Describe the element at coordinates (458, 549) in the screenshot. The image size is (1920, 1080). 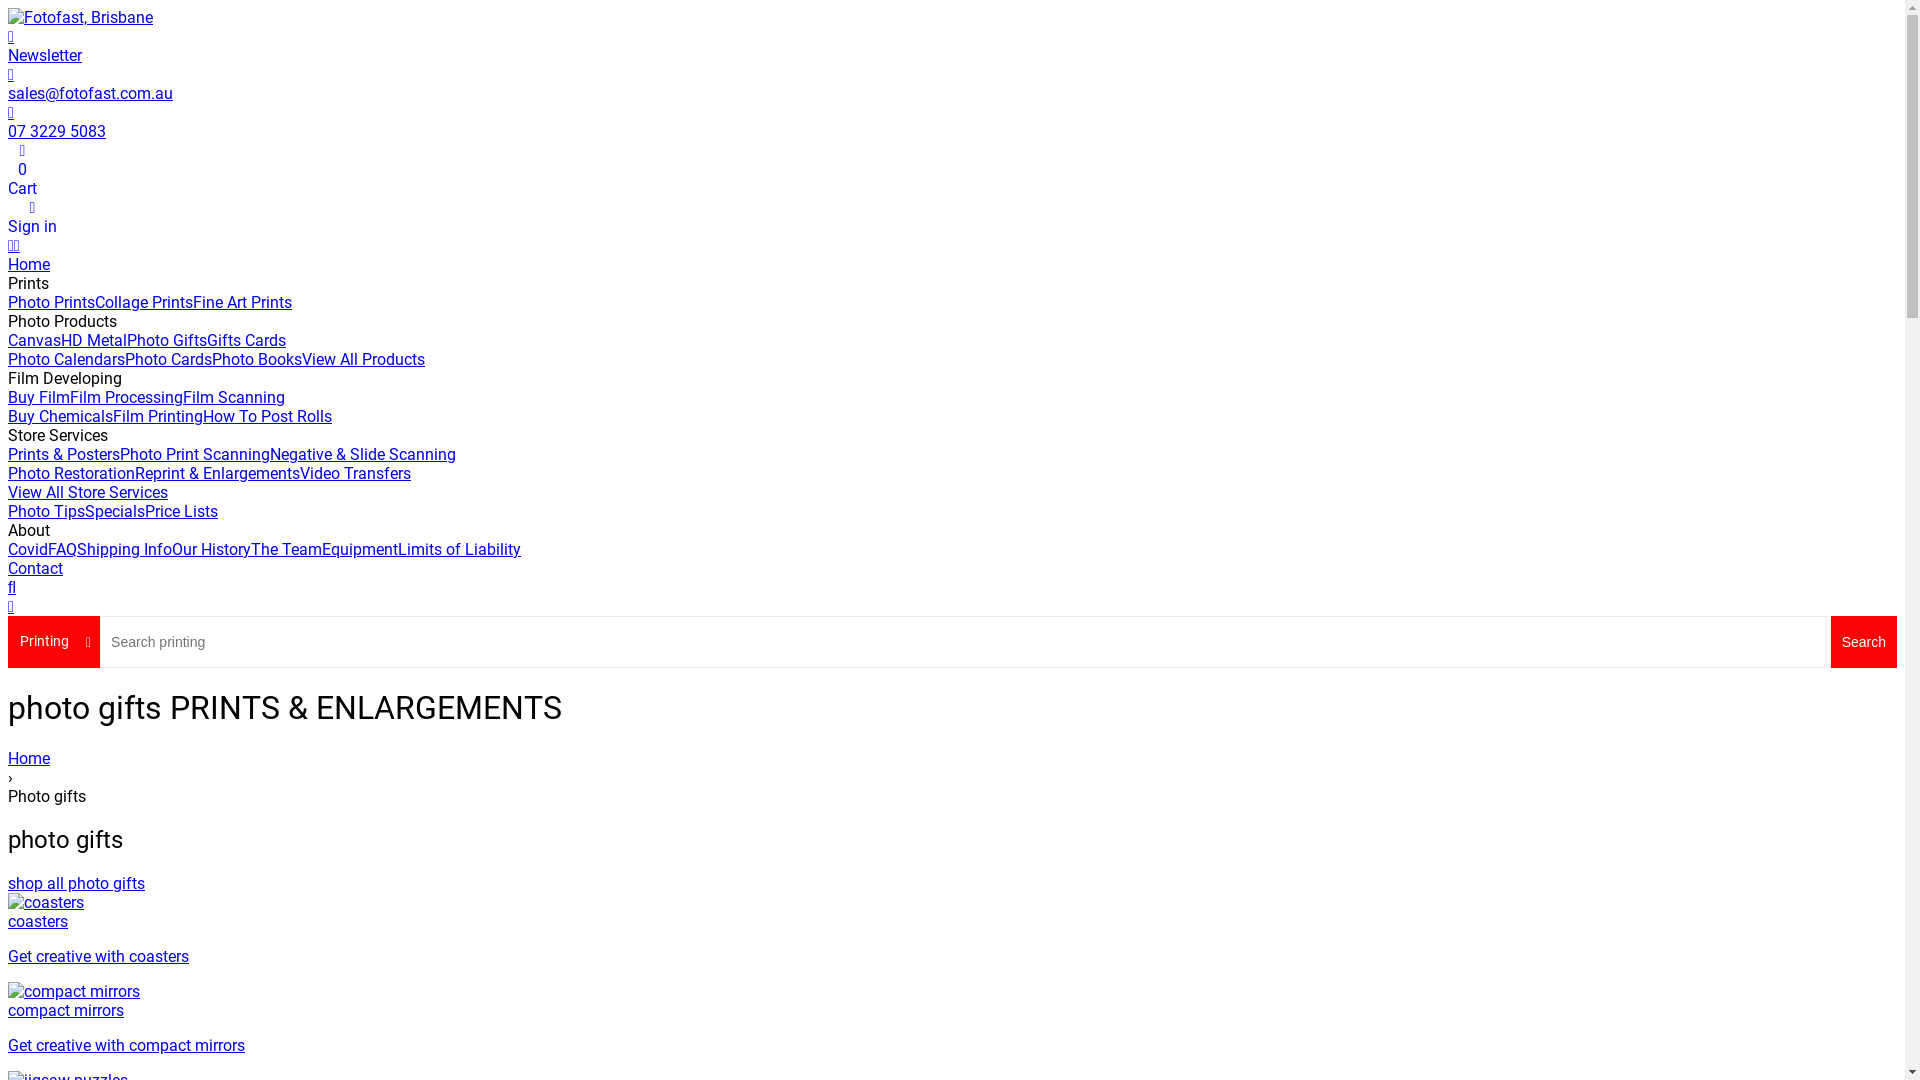
I see `'Limits of Liability'` at that location.